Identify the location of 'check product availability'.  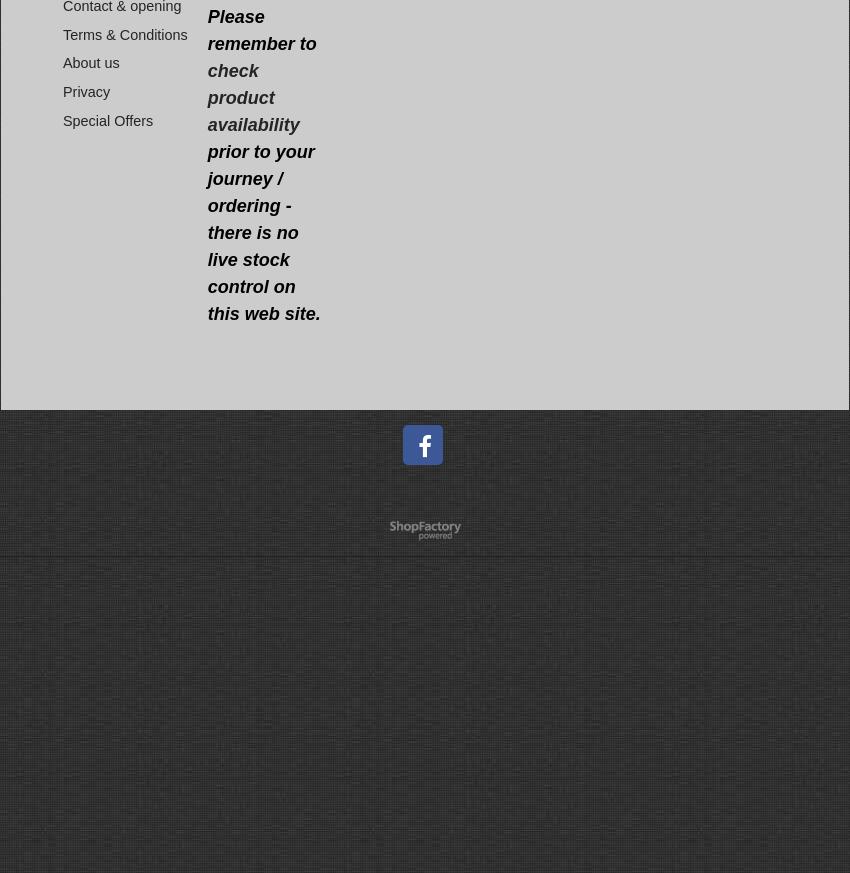
(252, 98).